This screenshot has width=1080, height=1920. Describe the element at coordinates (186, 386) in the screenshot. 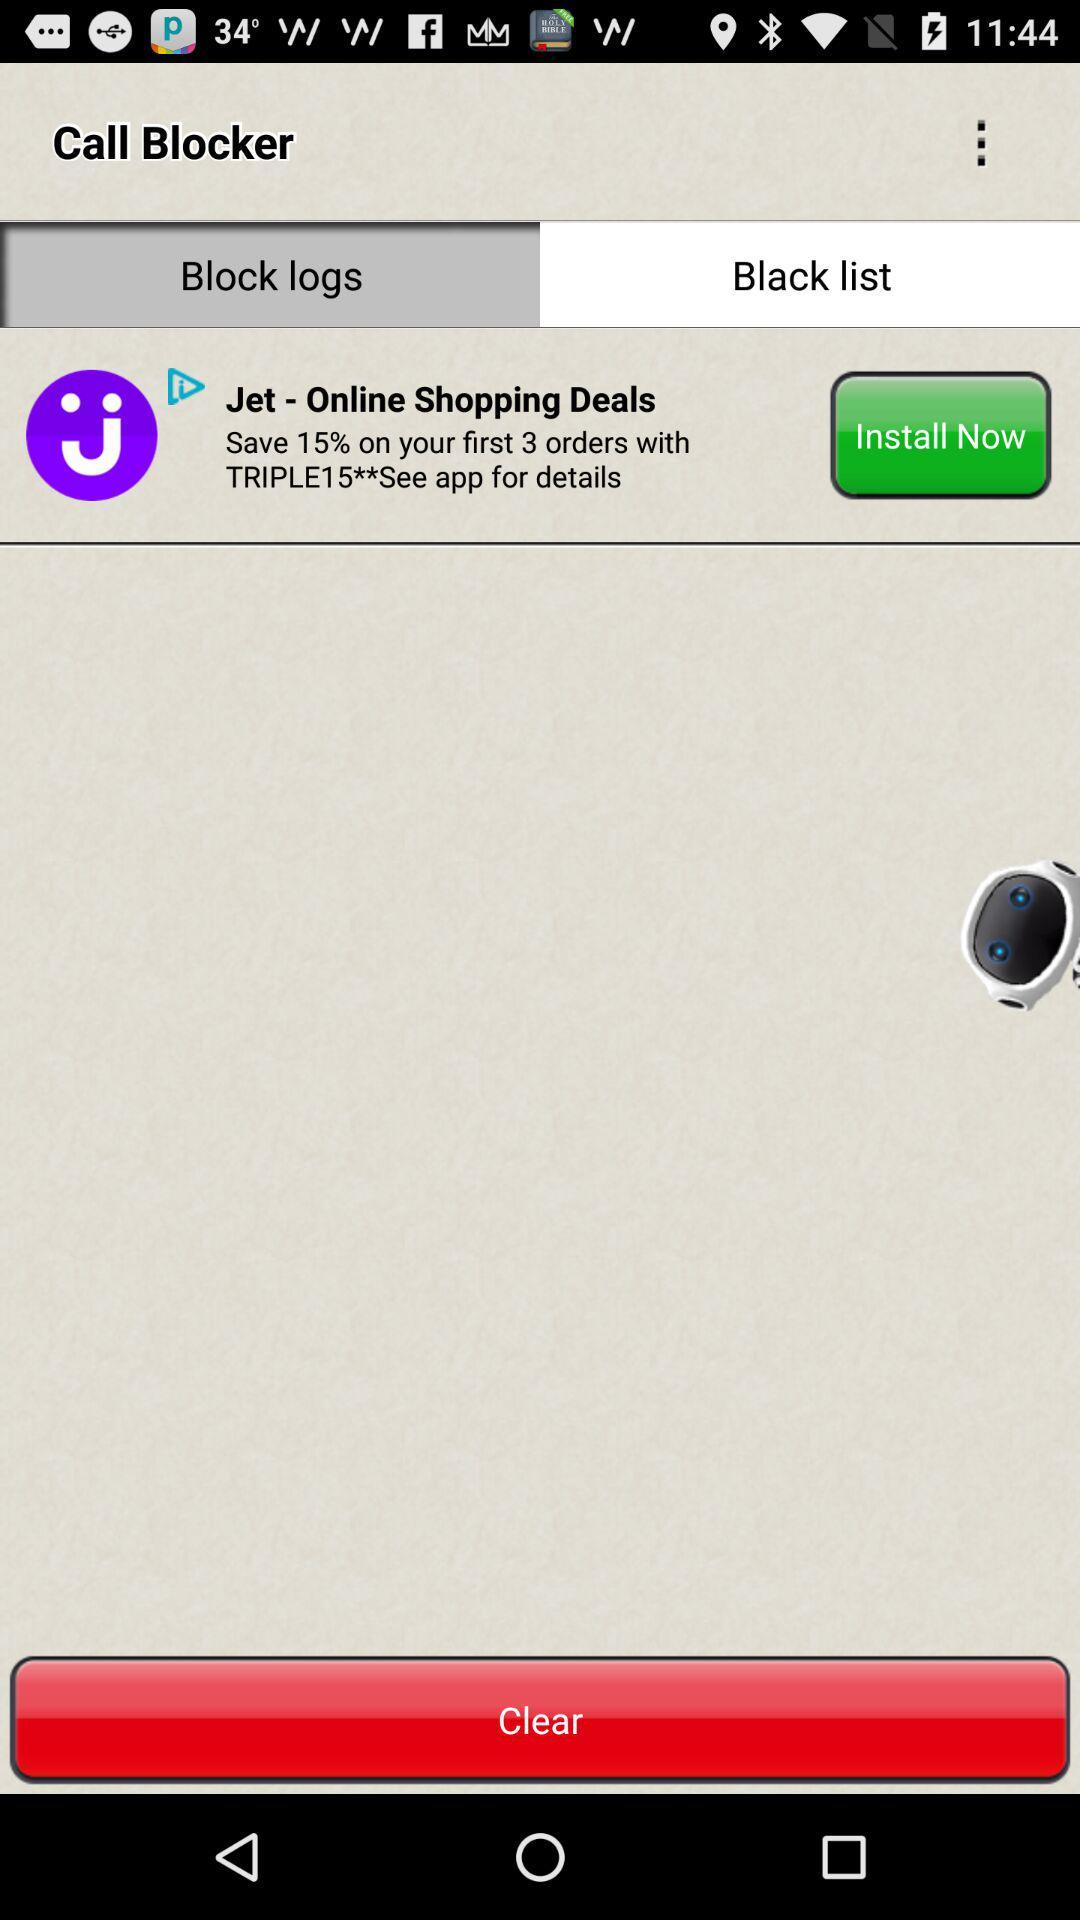

I see `icon above clear item` at that location.